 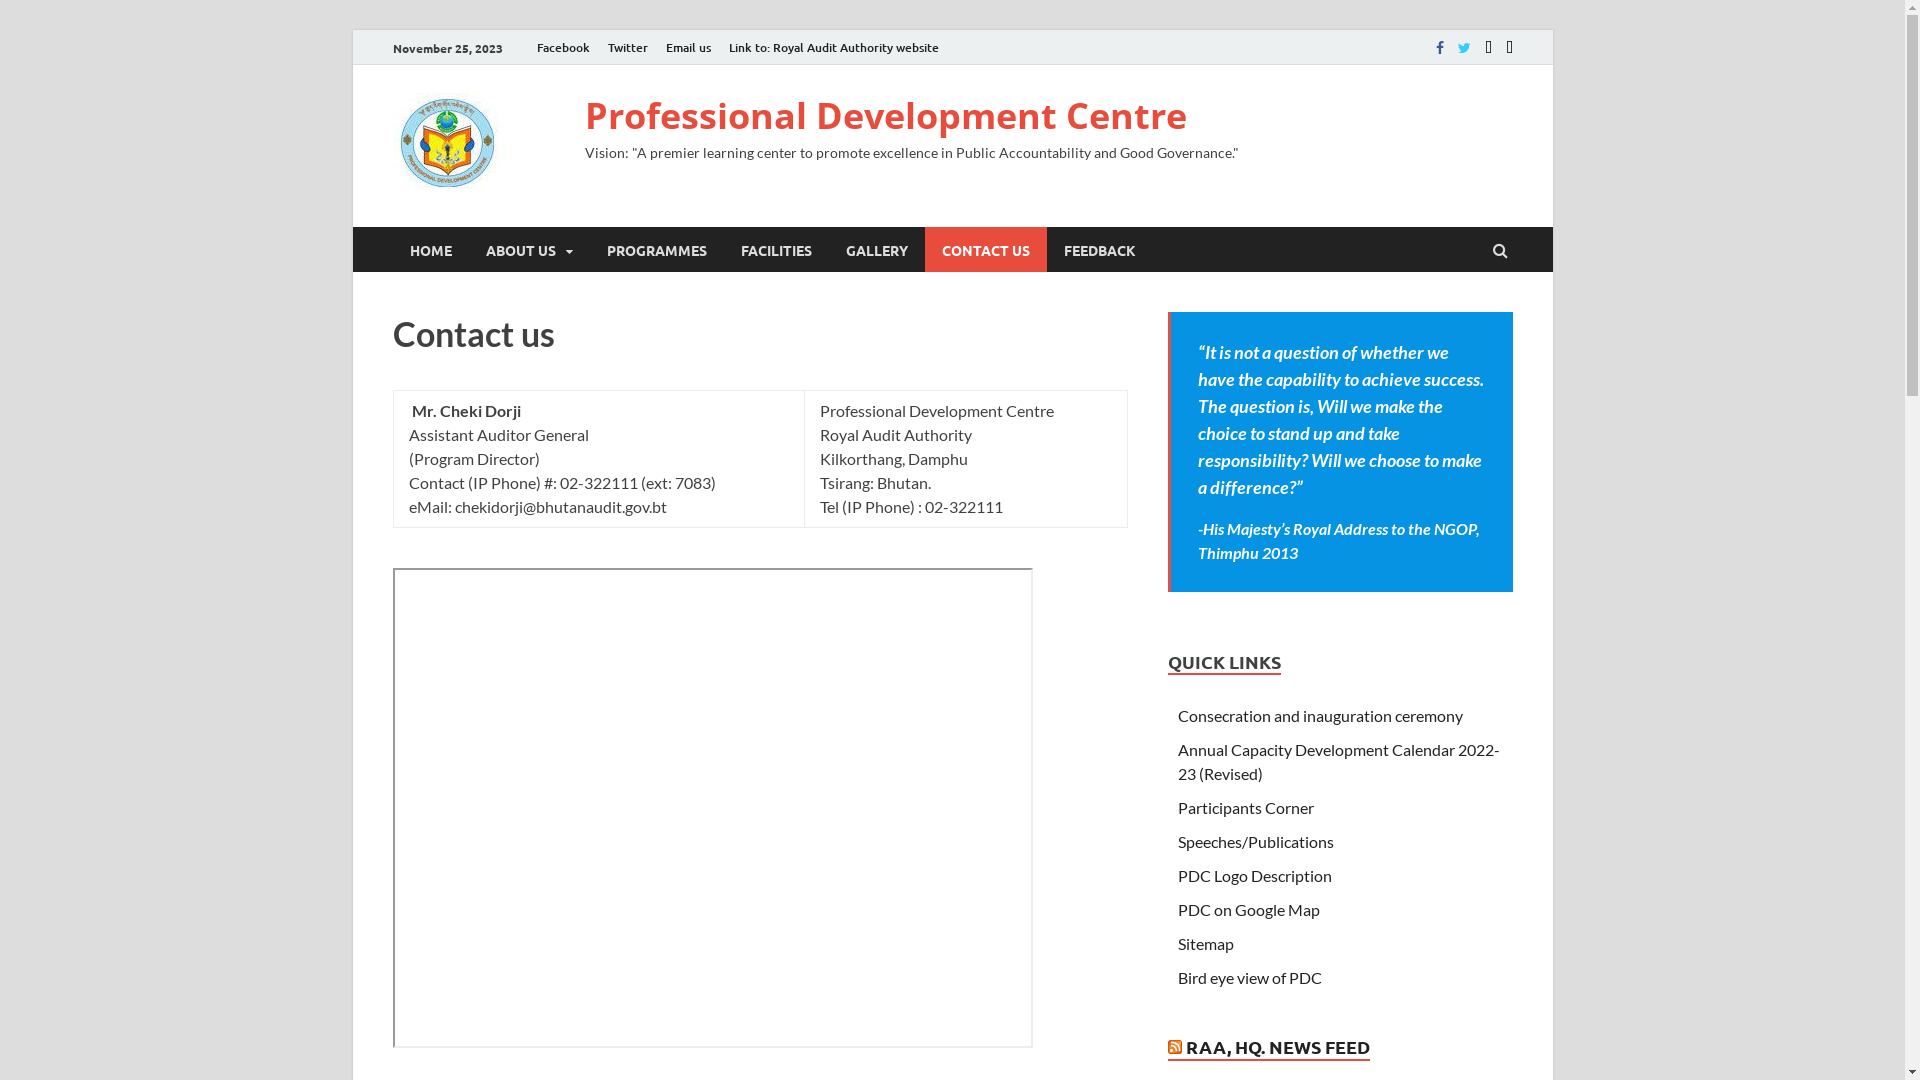 I want to click on 'PROGRAMMES', so click(x=657, y=248).